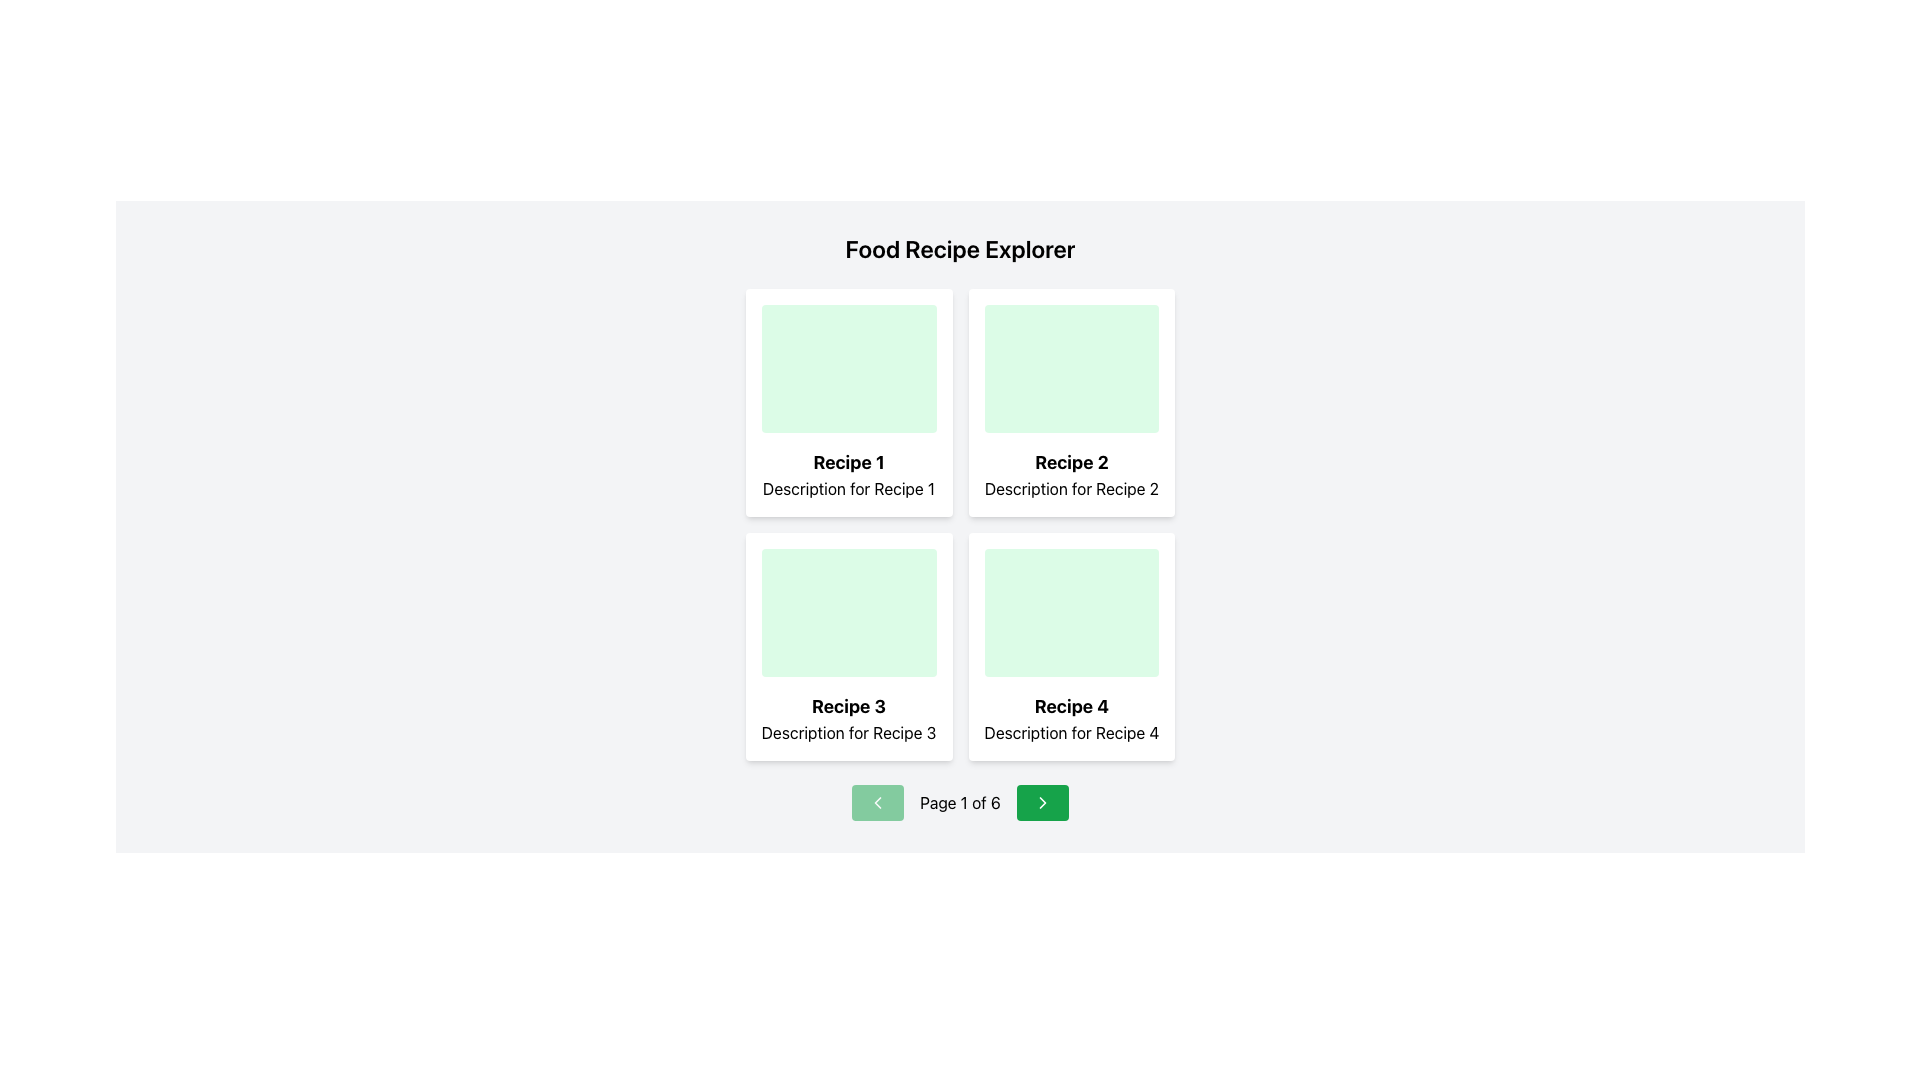  Describe the element at coordinates (849, 402) in the screenshot. I see `the recipe card component located in the top-left corner of the 2x2 grid layout, which provides a title and description preview for a recipe` at that location.